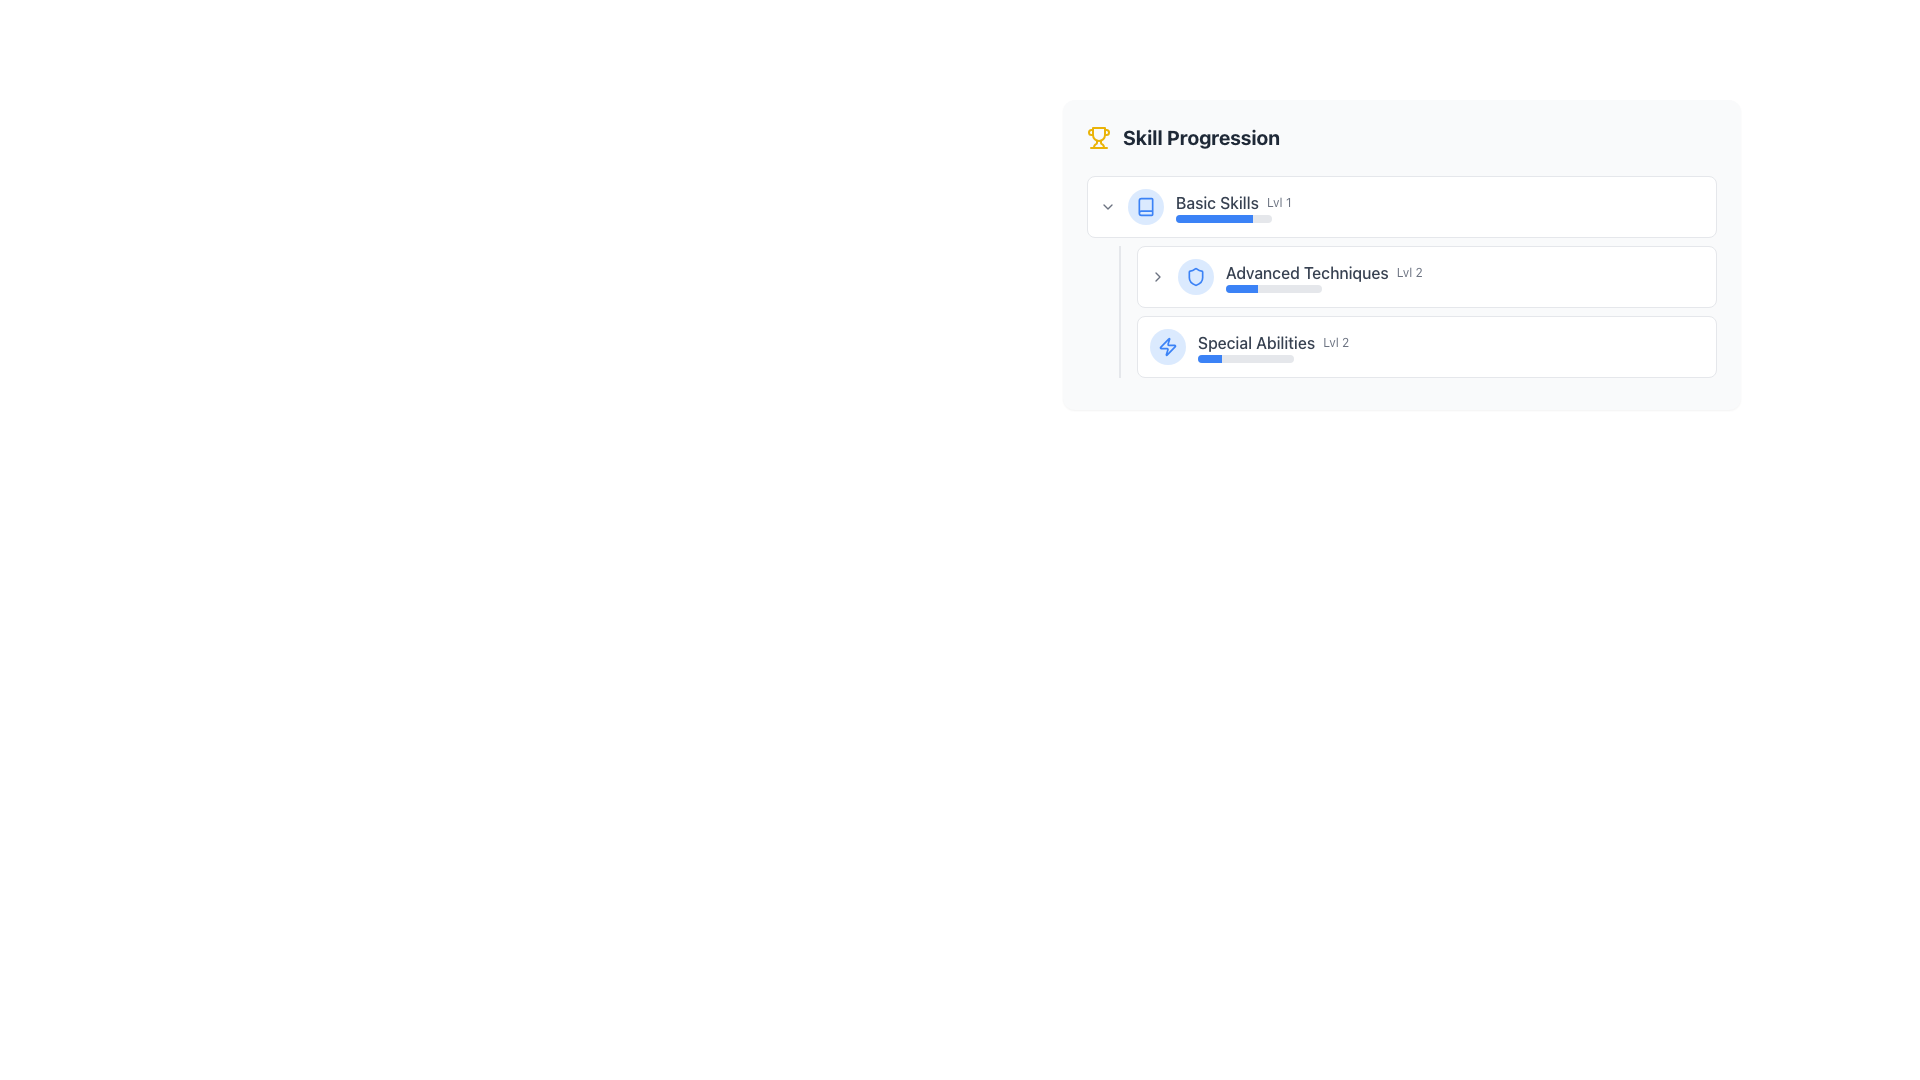  What do you see at coordinates (1167, 346) in the screenshot?
I see `the circular icon with a light blue background featuring a lightning bolt symbol, located to the left of the label text 'Special Abilities'` at bounding box center [1167, 346].